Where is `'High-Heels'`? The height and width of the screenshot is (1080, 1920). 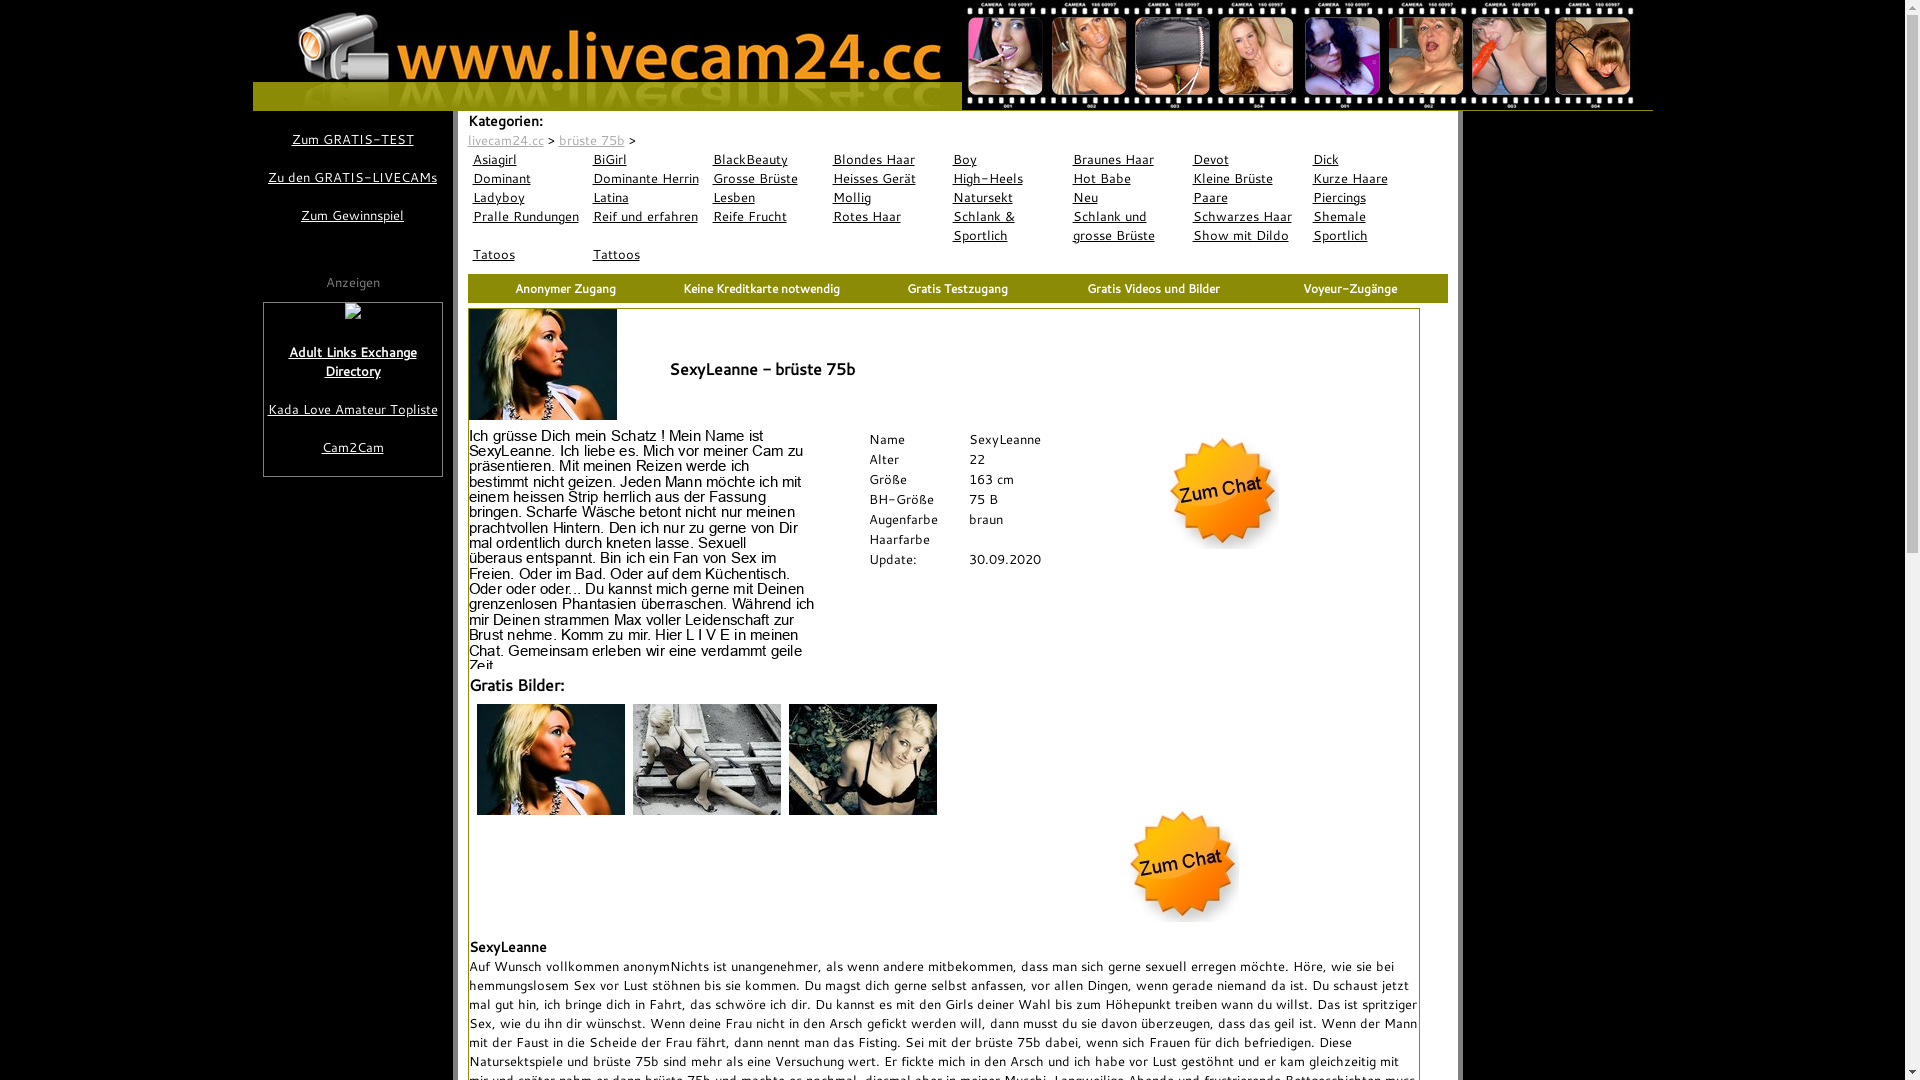 'High-Heels' is located at coordinates (1008, 177).